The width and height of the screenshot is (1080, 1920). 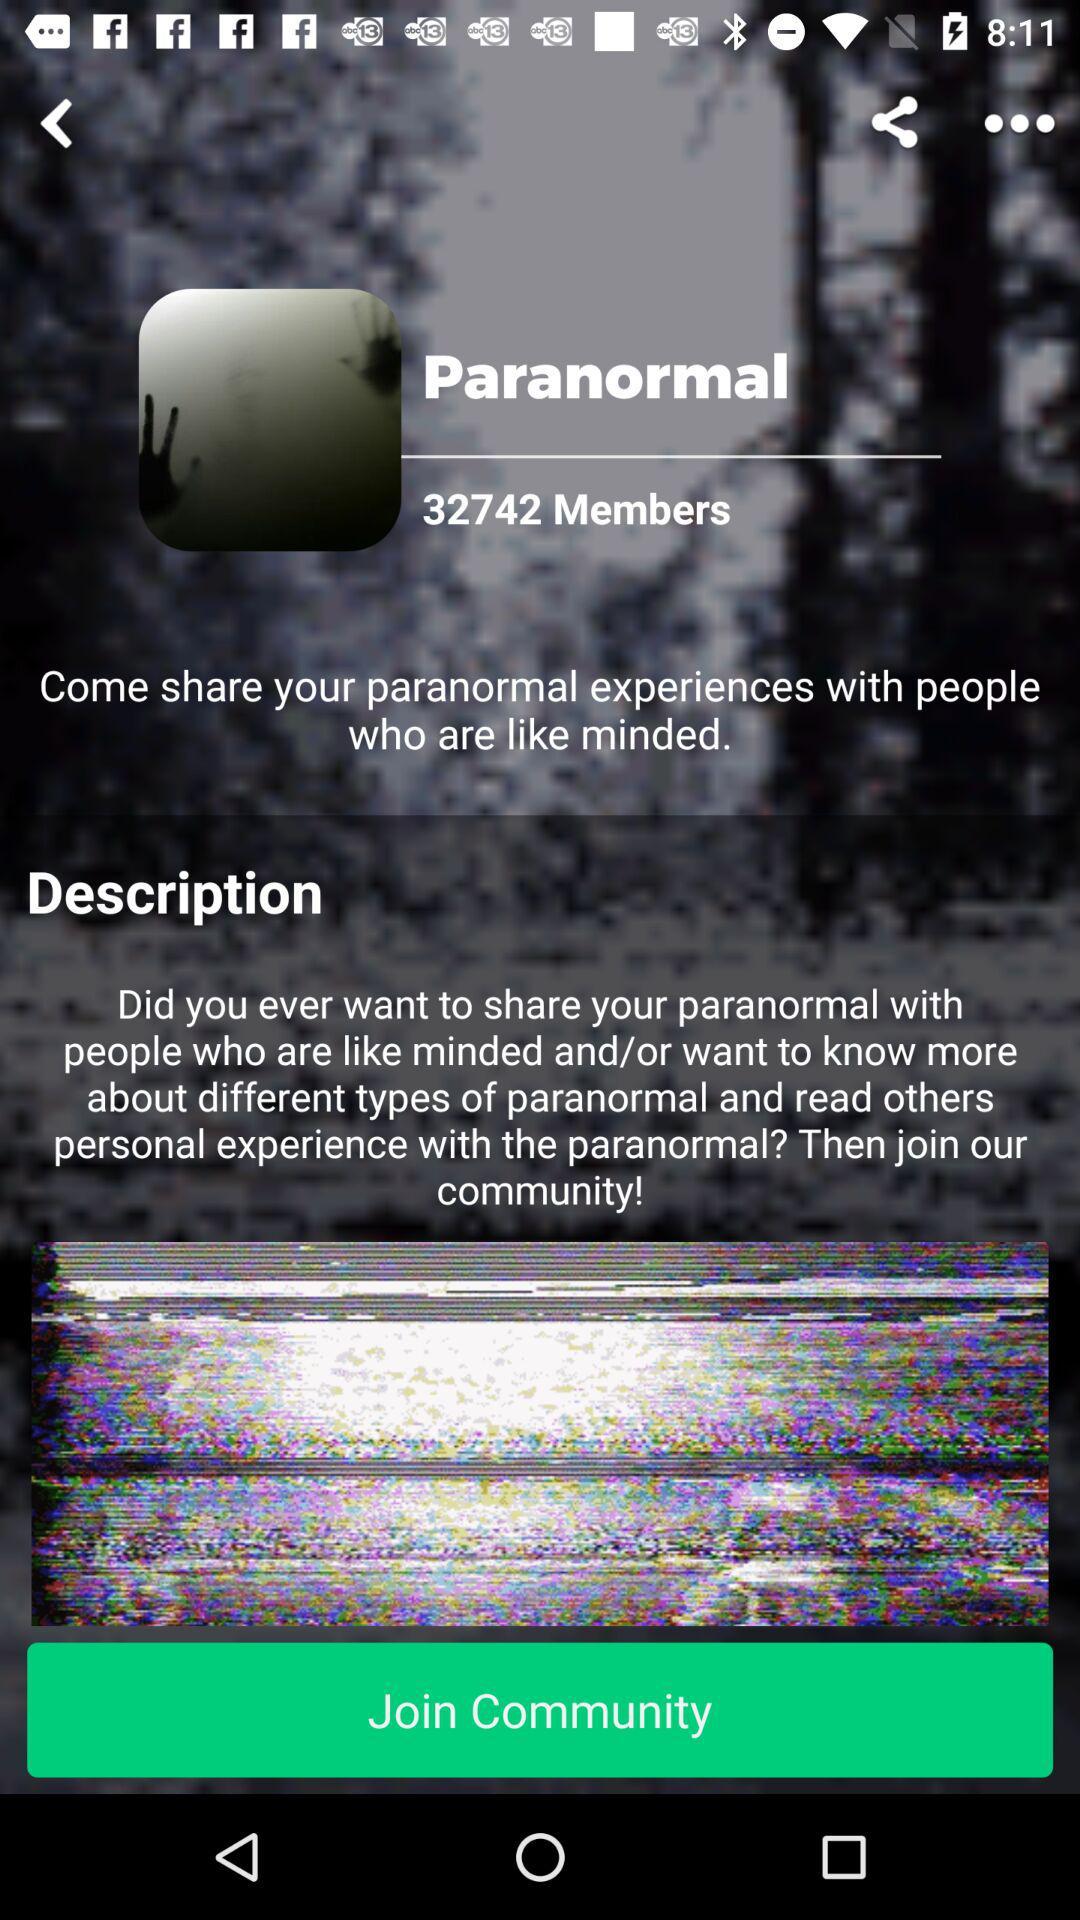 I want to click on the share icon, so click(x=897, y=122).